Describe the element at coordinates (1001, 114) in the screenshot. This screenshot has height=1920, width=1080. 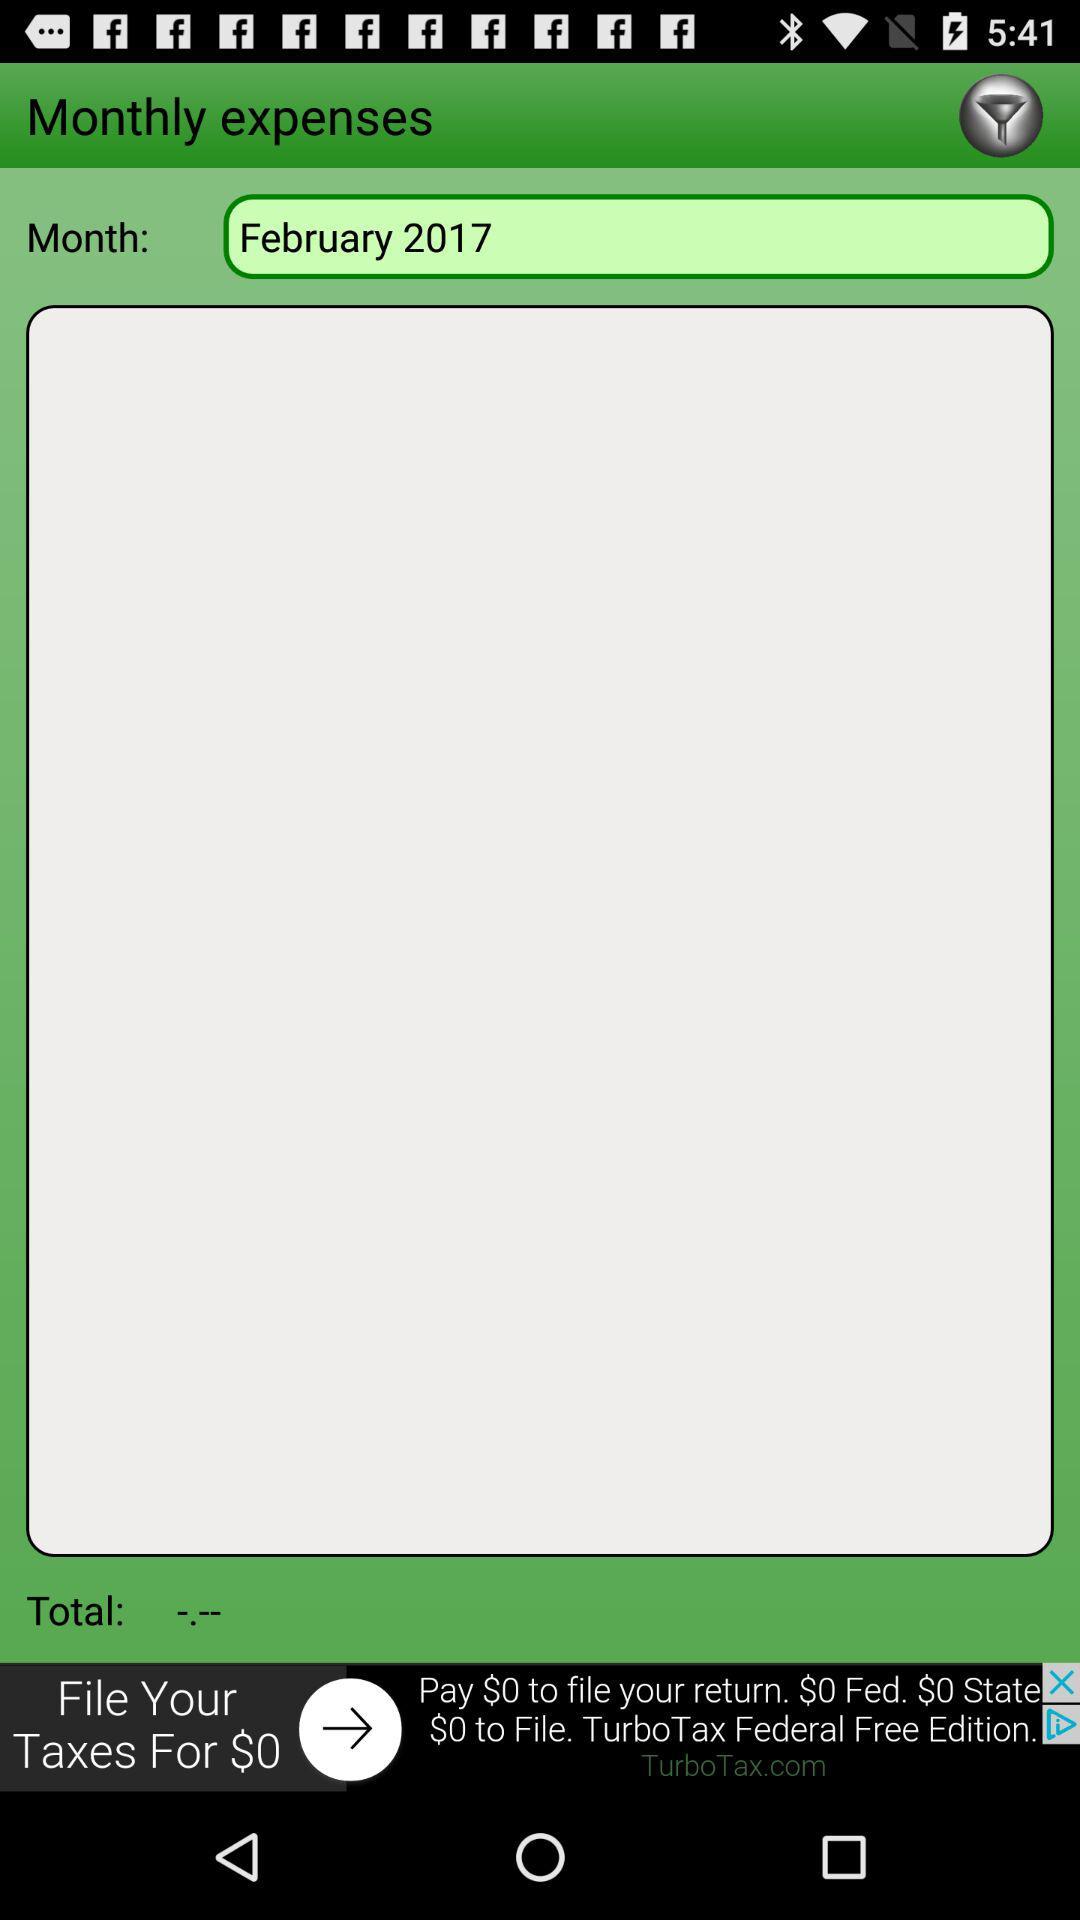
I see `information option` at that location.